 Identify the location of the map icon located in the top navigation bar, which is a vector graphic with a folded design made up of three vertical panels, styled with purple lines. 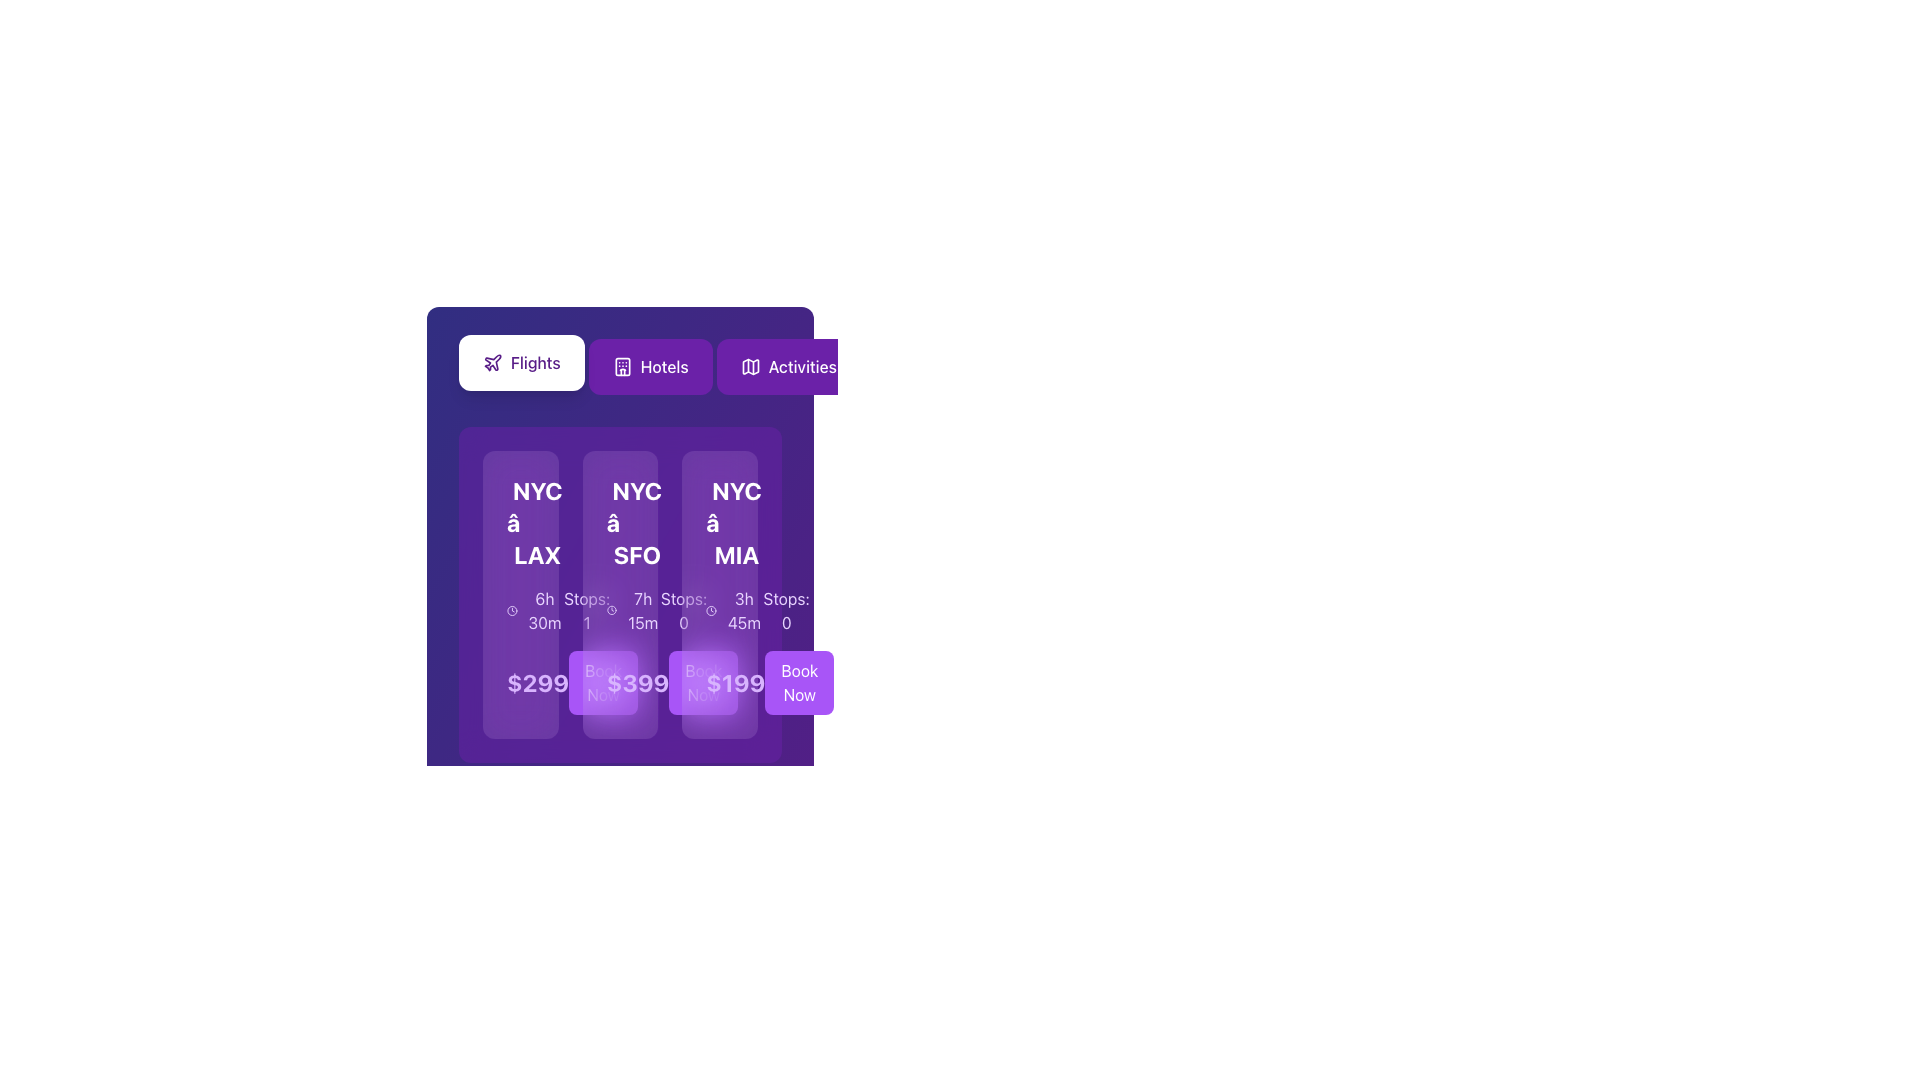
(749, 366).